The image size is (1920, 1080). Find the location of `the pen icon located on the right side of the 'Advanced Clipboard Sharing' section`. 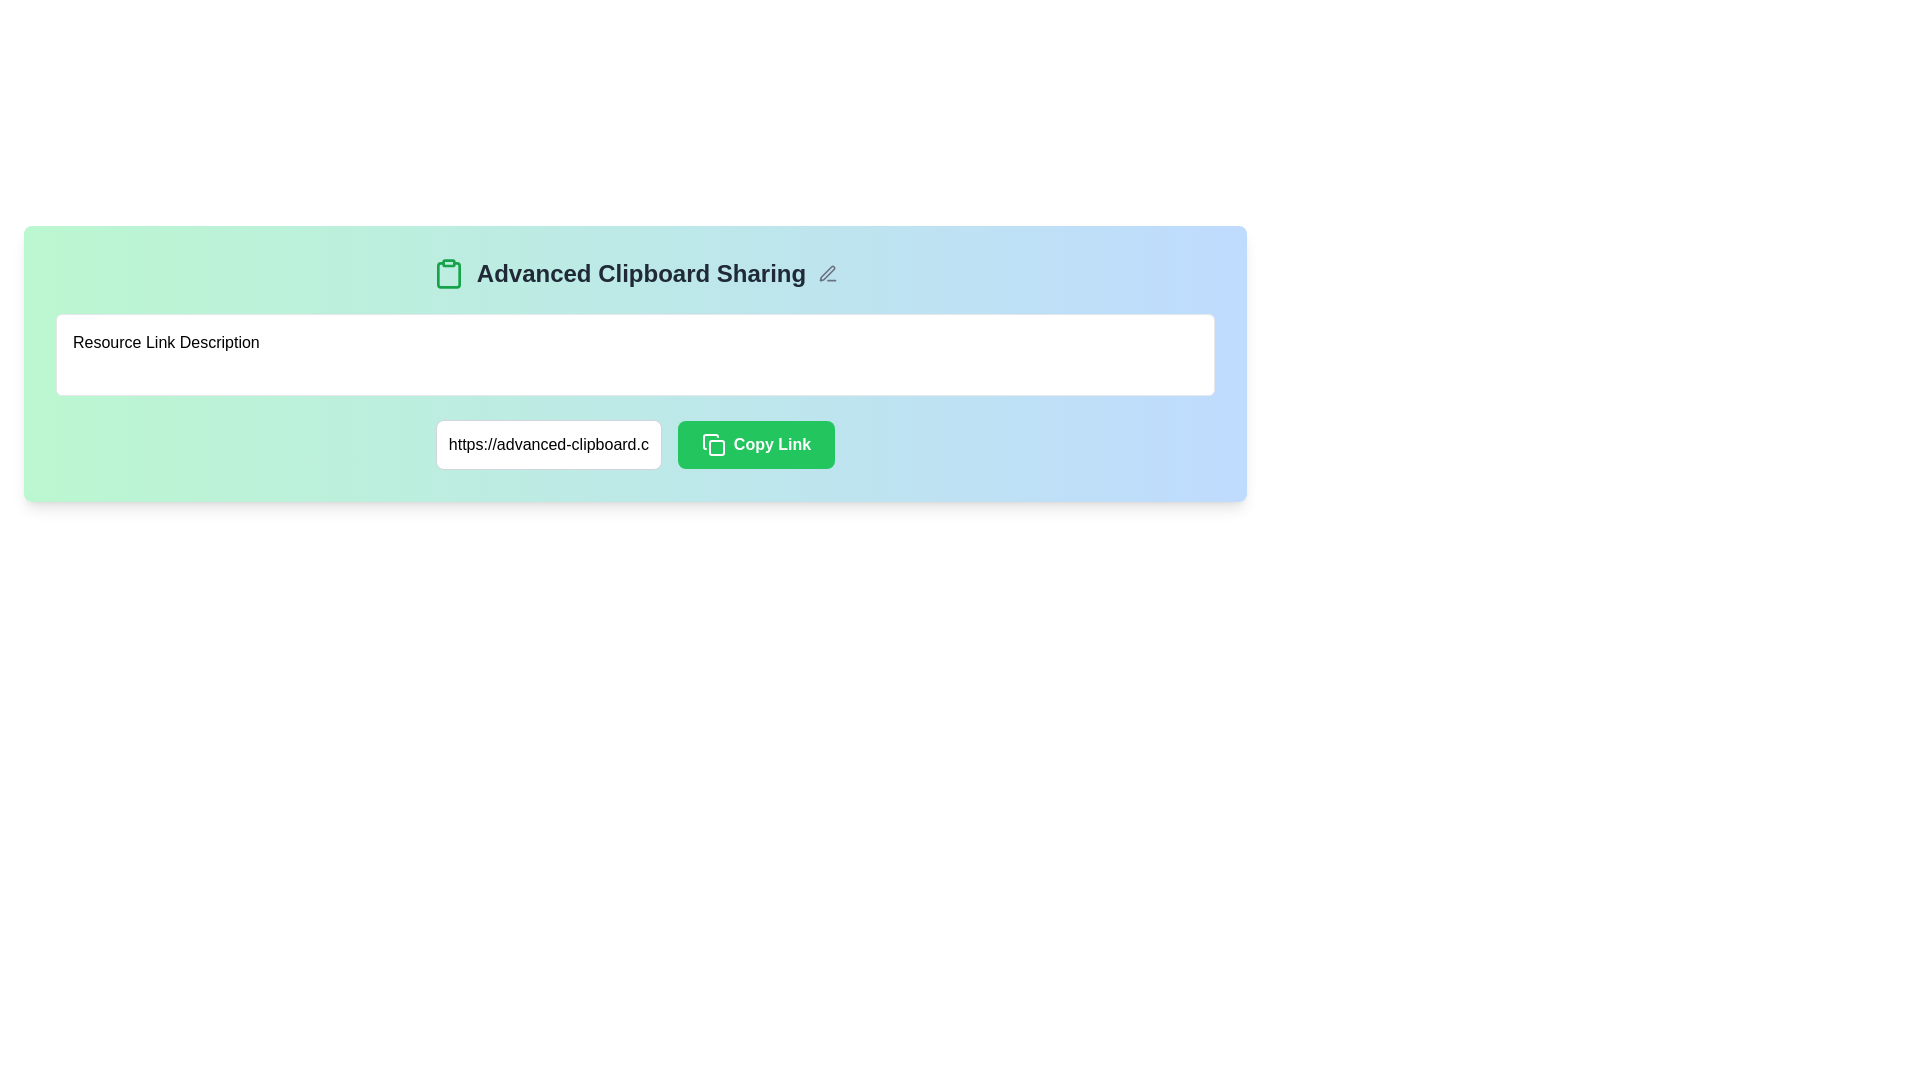

the pen icon located on the right side of the 'Advanced Clipboard Sharing' section is located at coordinates (828, 273).